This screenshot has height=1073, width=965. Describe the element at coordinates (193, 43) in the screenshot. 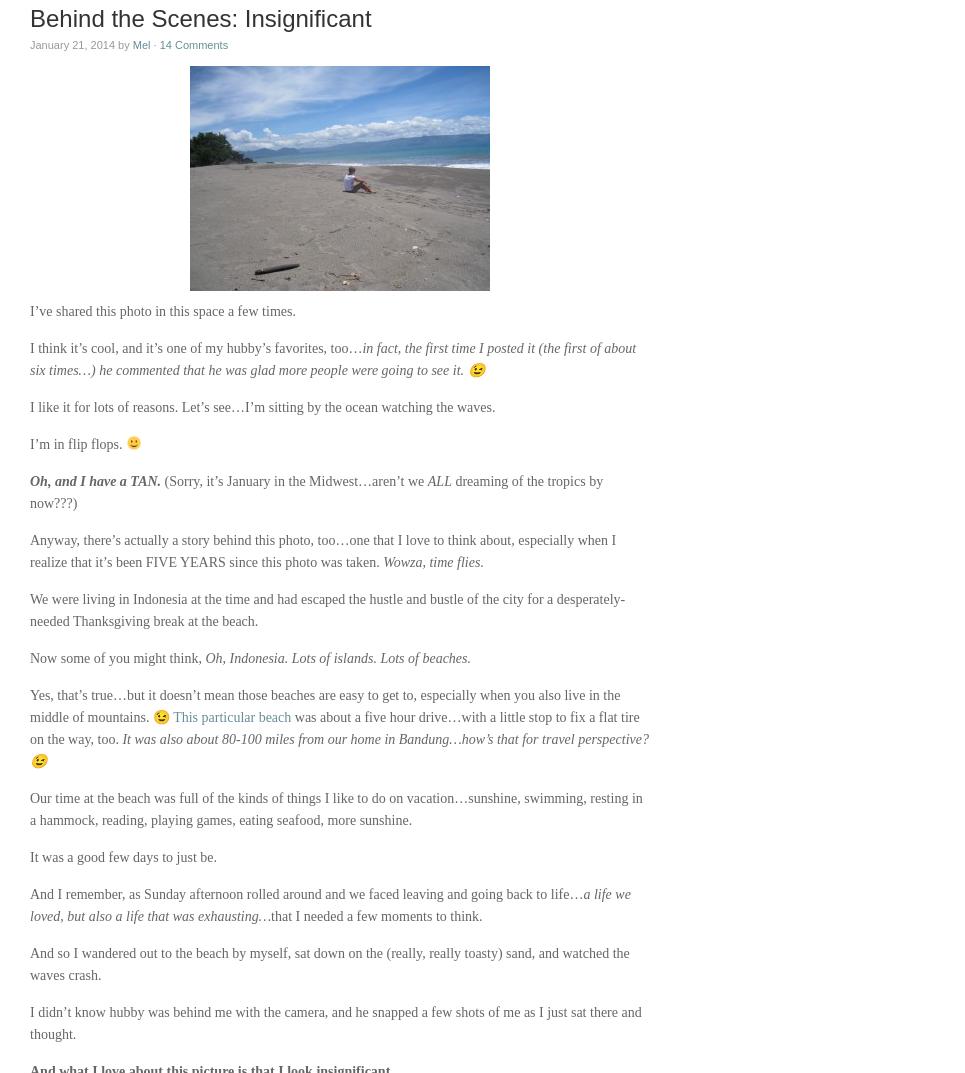

I see `'14 Comments'` at that location.